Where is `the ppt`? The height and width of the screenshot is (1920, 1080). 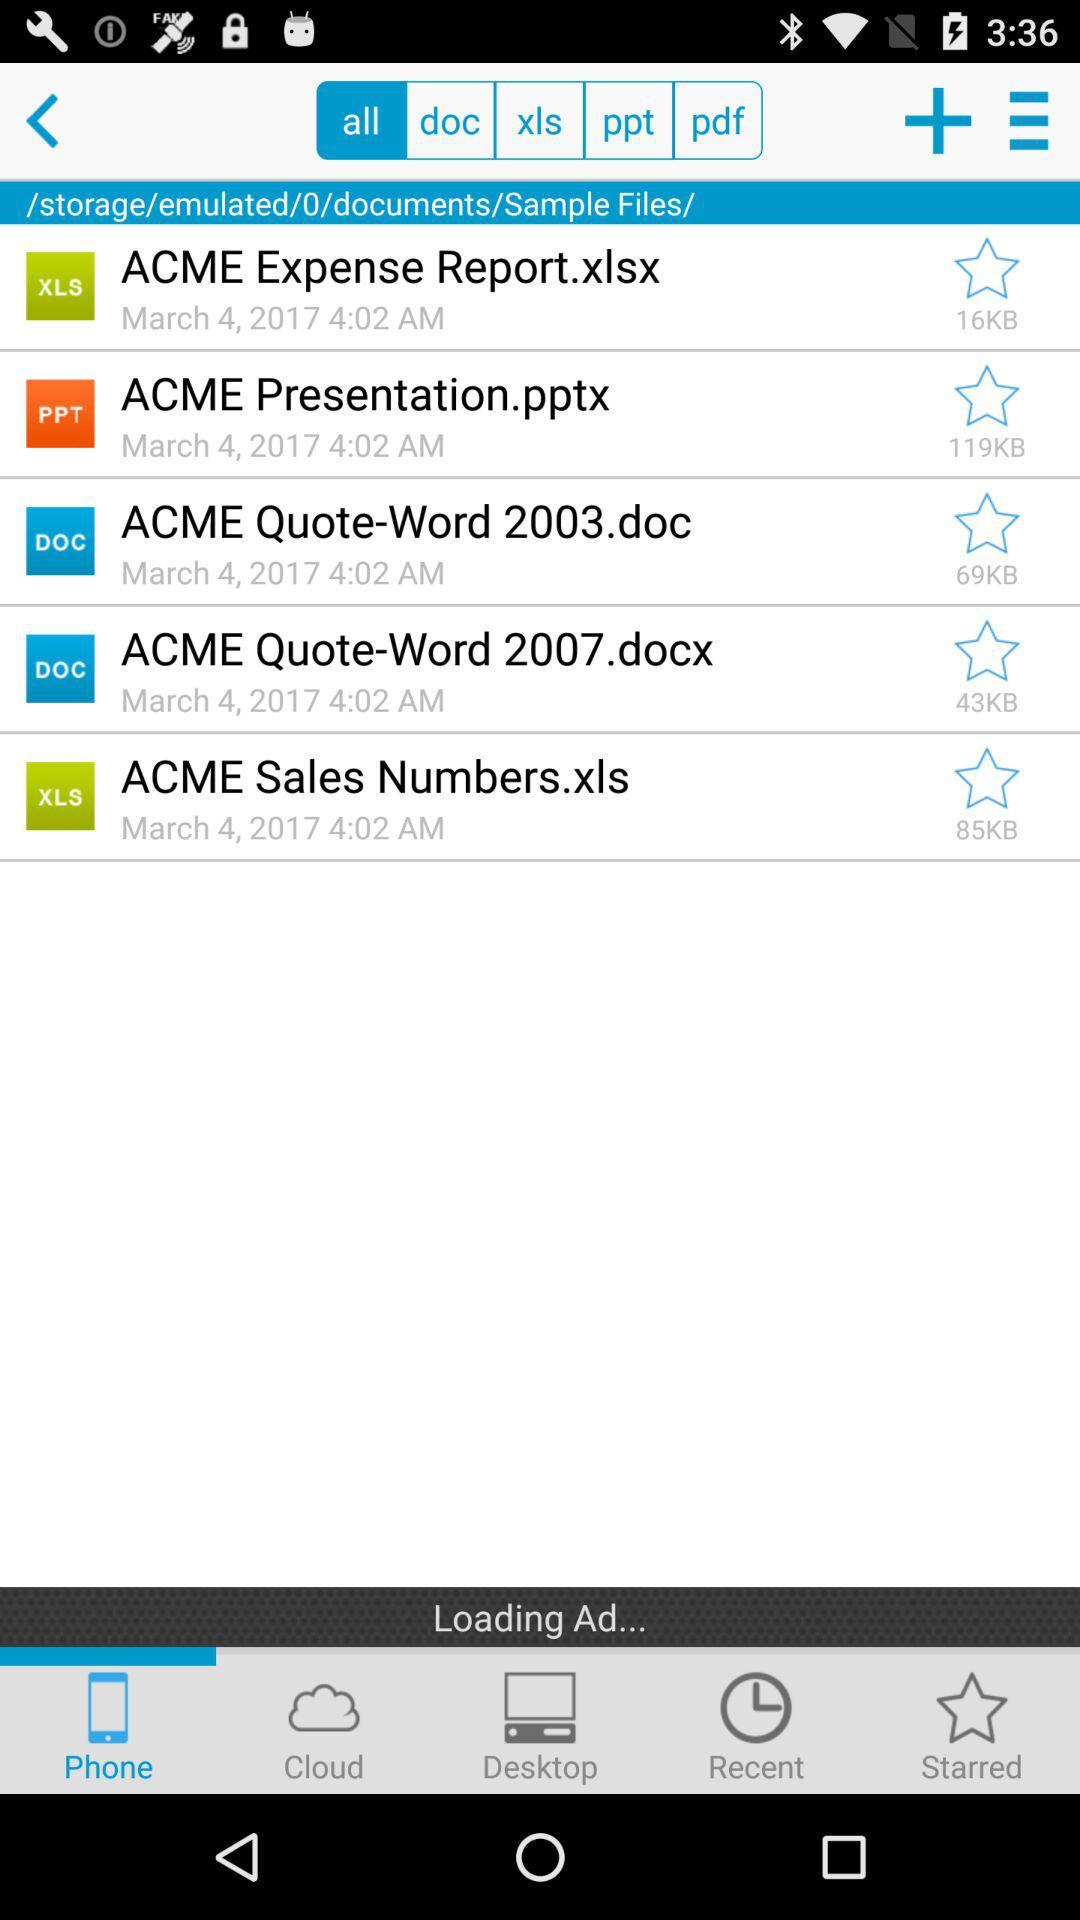 the ppt is located at coordinates (627, 119).